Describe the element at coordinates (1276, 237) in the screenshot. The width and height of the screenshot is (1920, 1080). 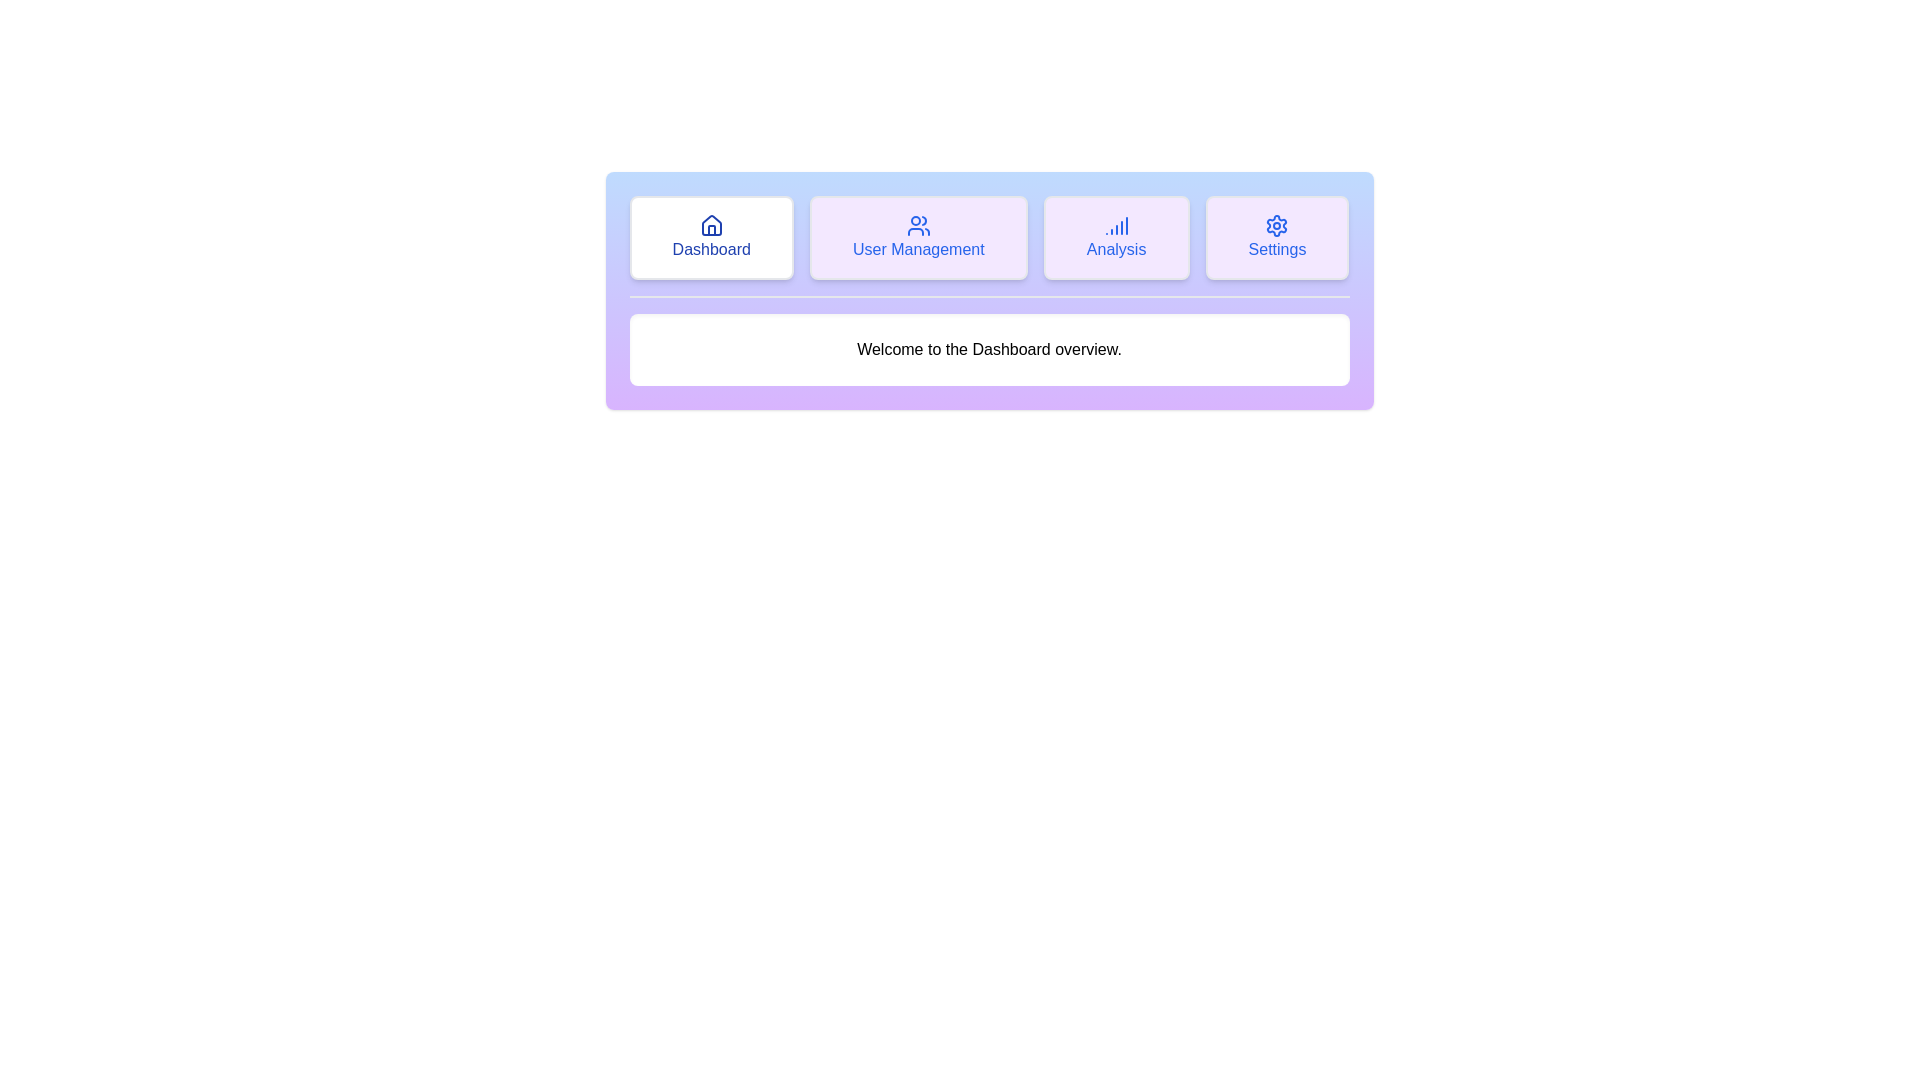
I see `the settings button card with a light purple background and a blue gear icon, located at the top right corner of the feature cards, to trigger the visual effect` at that location.